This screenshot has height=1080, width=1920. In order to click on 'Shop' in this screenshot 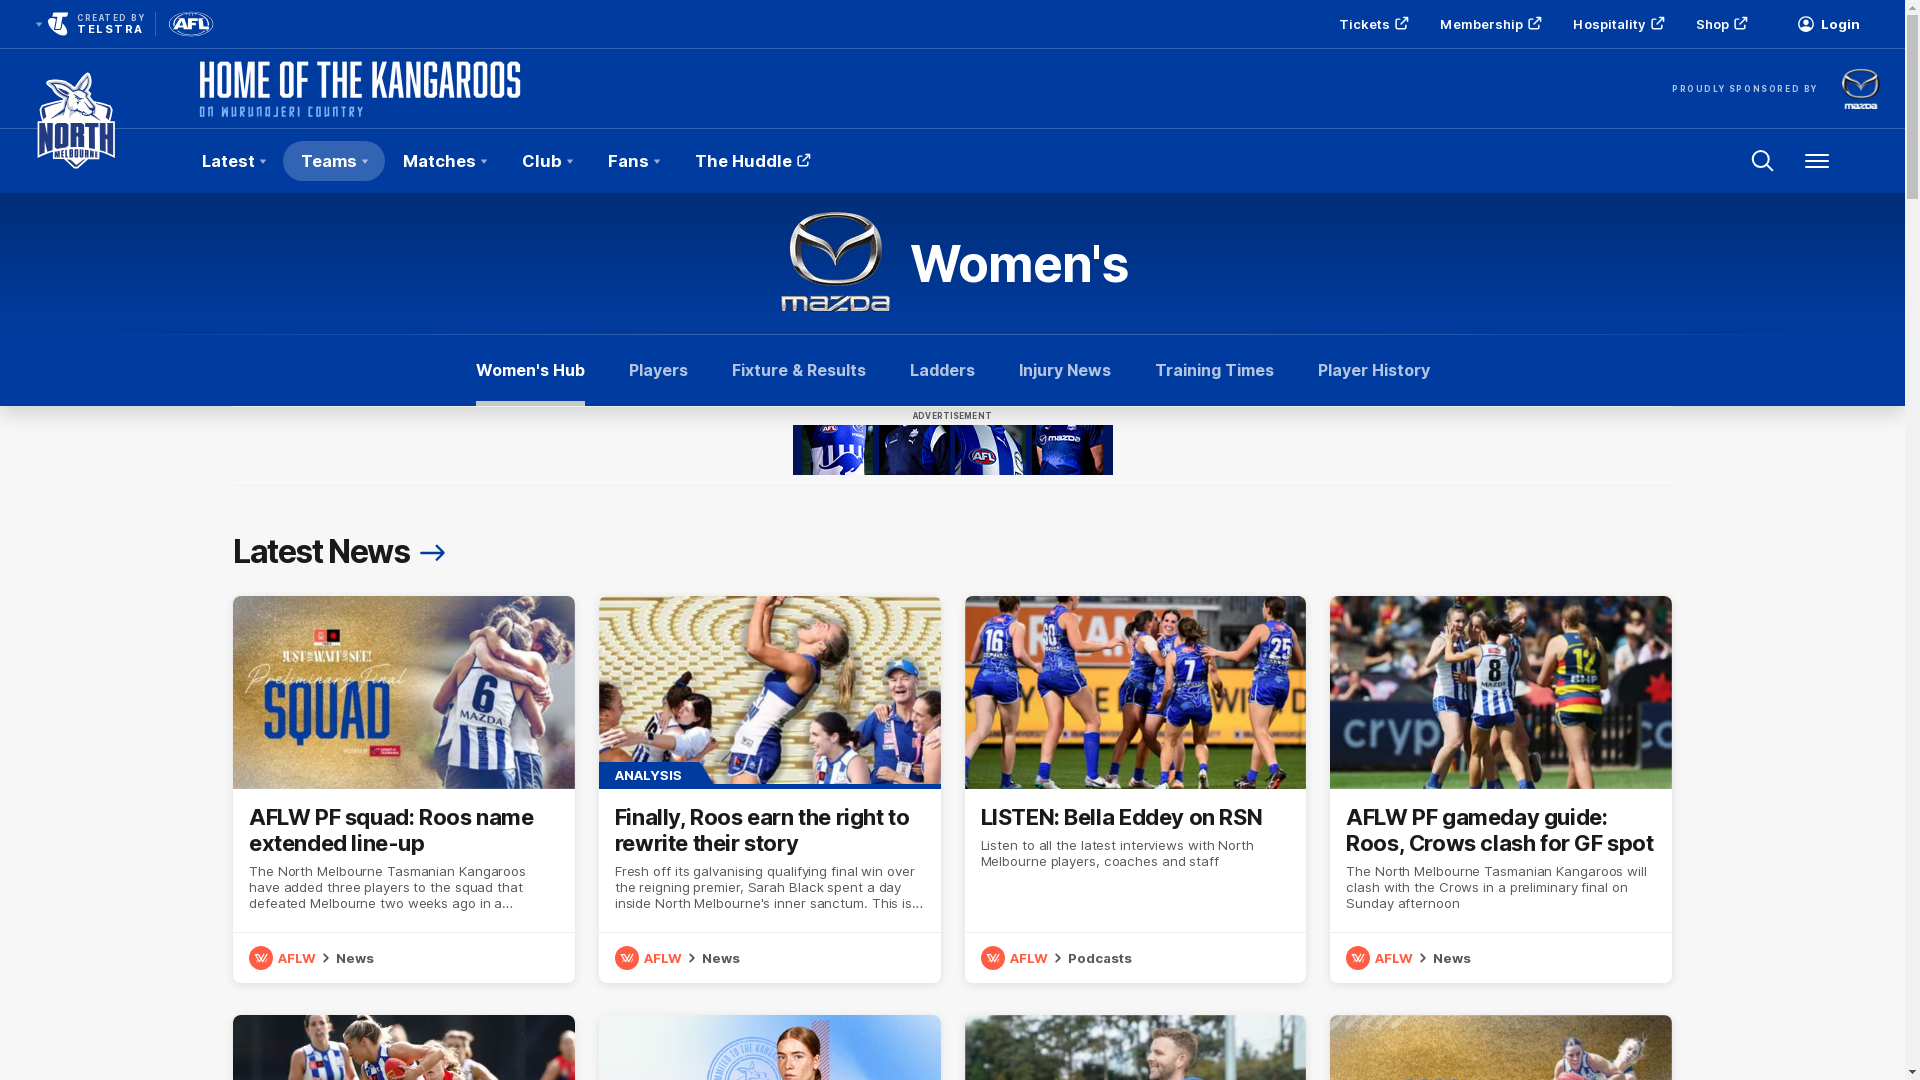, I will do `click(1718, 23)`.